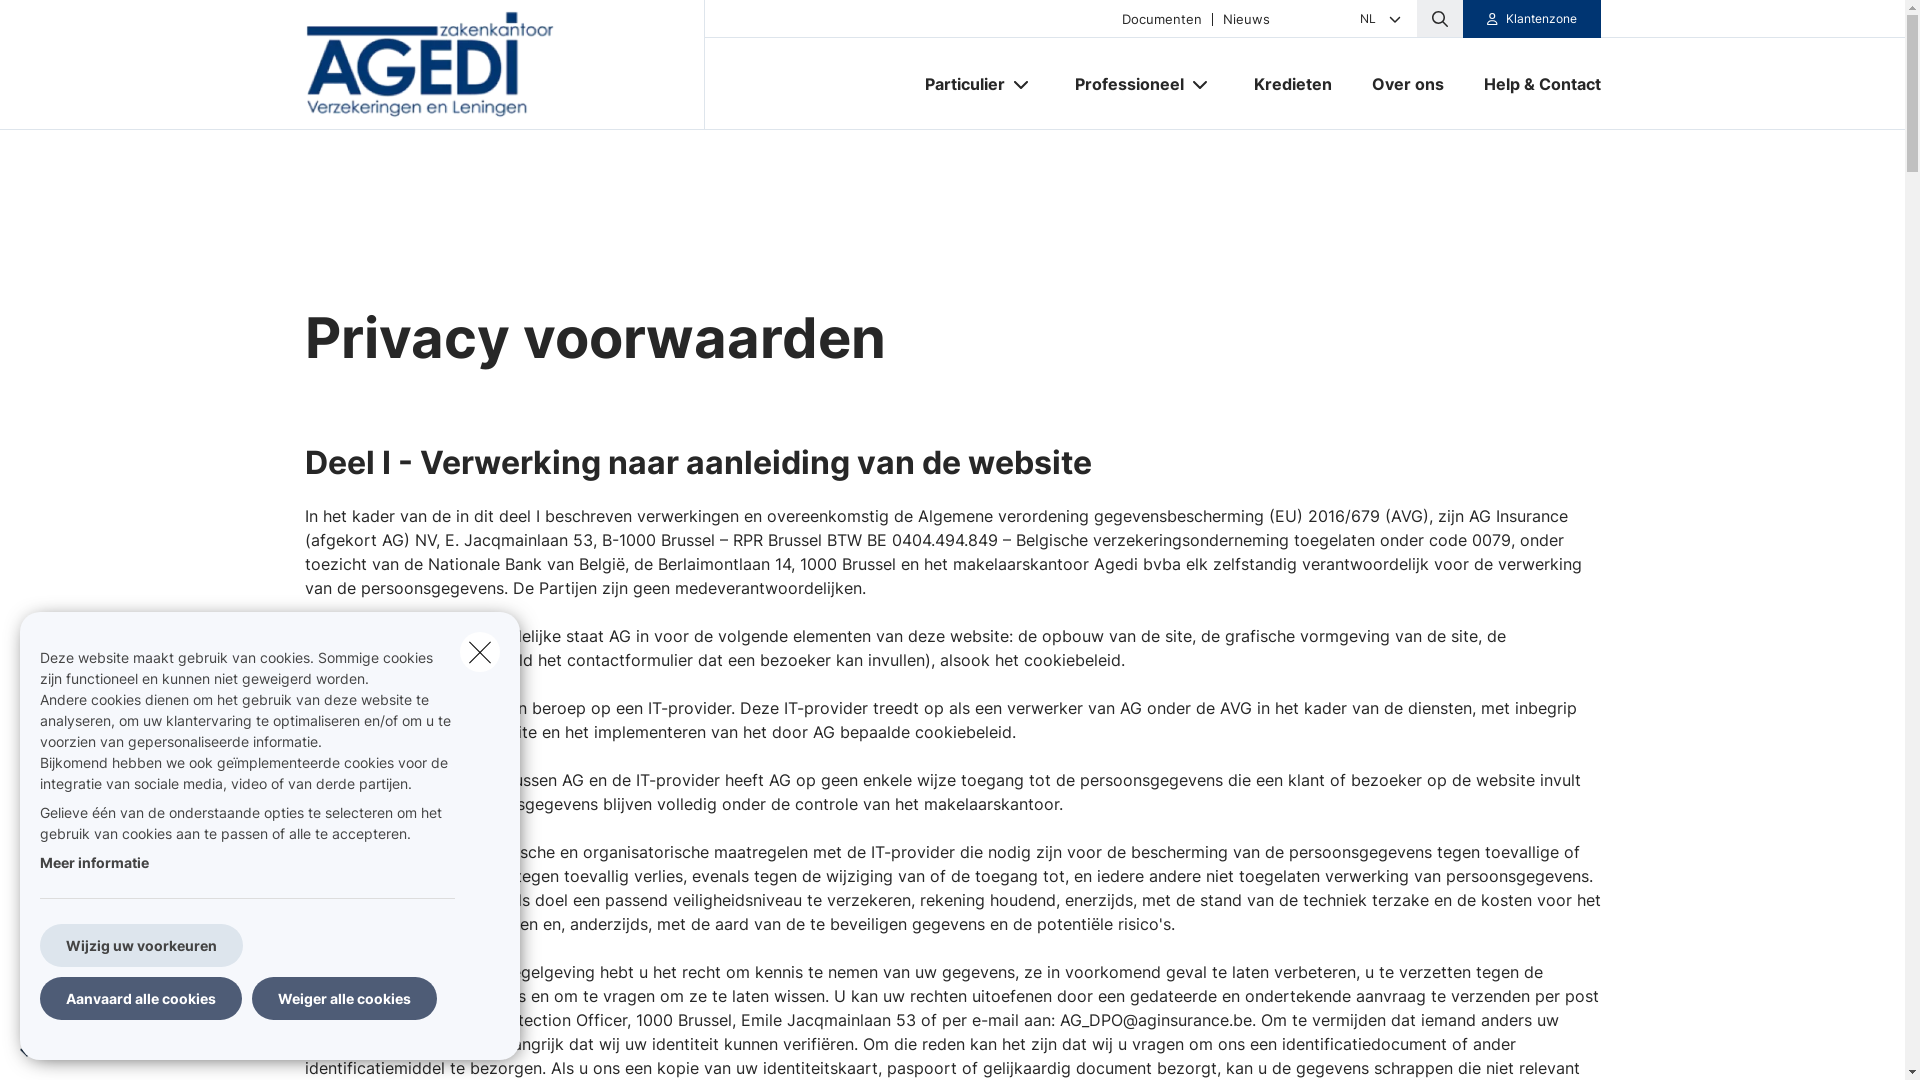  What do you see at coordinates (139, 998) in the screenshot?
I see `'Aanvaard alle cookies'` at bounding box center [139, 998].